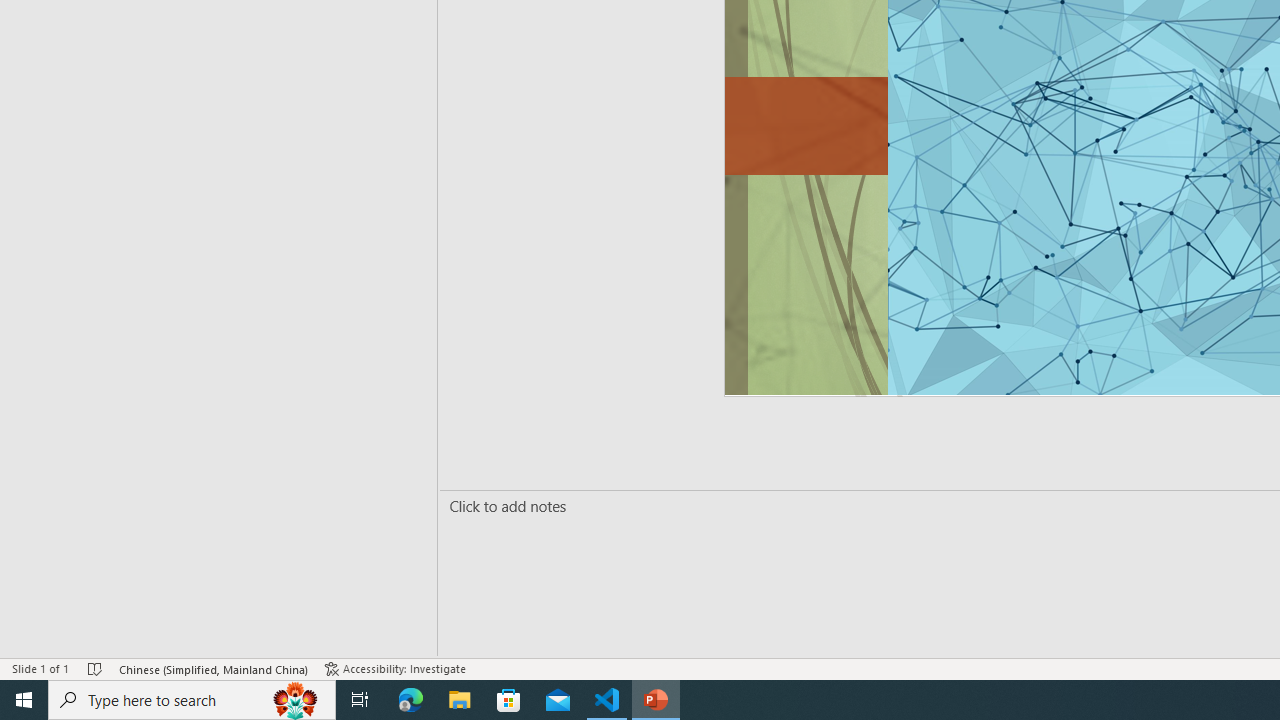 The height and width of the screenshot is (720, 1280). What do you see at coordinates (656, 698) in the screenshot?
I see `'PowerPoint - 1 running window'` at bounding box center [656, 698].